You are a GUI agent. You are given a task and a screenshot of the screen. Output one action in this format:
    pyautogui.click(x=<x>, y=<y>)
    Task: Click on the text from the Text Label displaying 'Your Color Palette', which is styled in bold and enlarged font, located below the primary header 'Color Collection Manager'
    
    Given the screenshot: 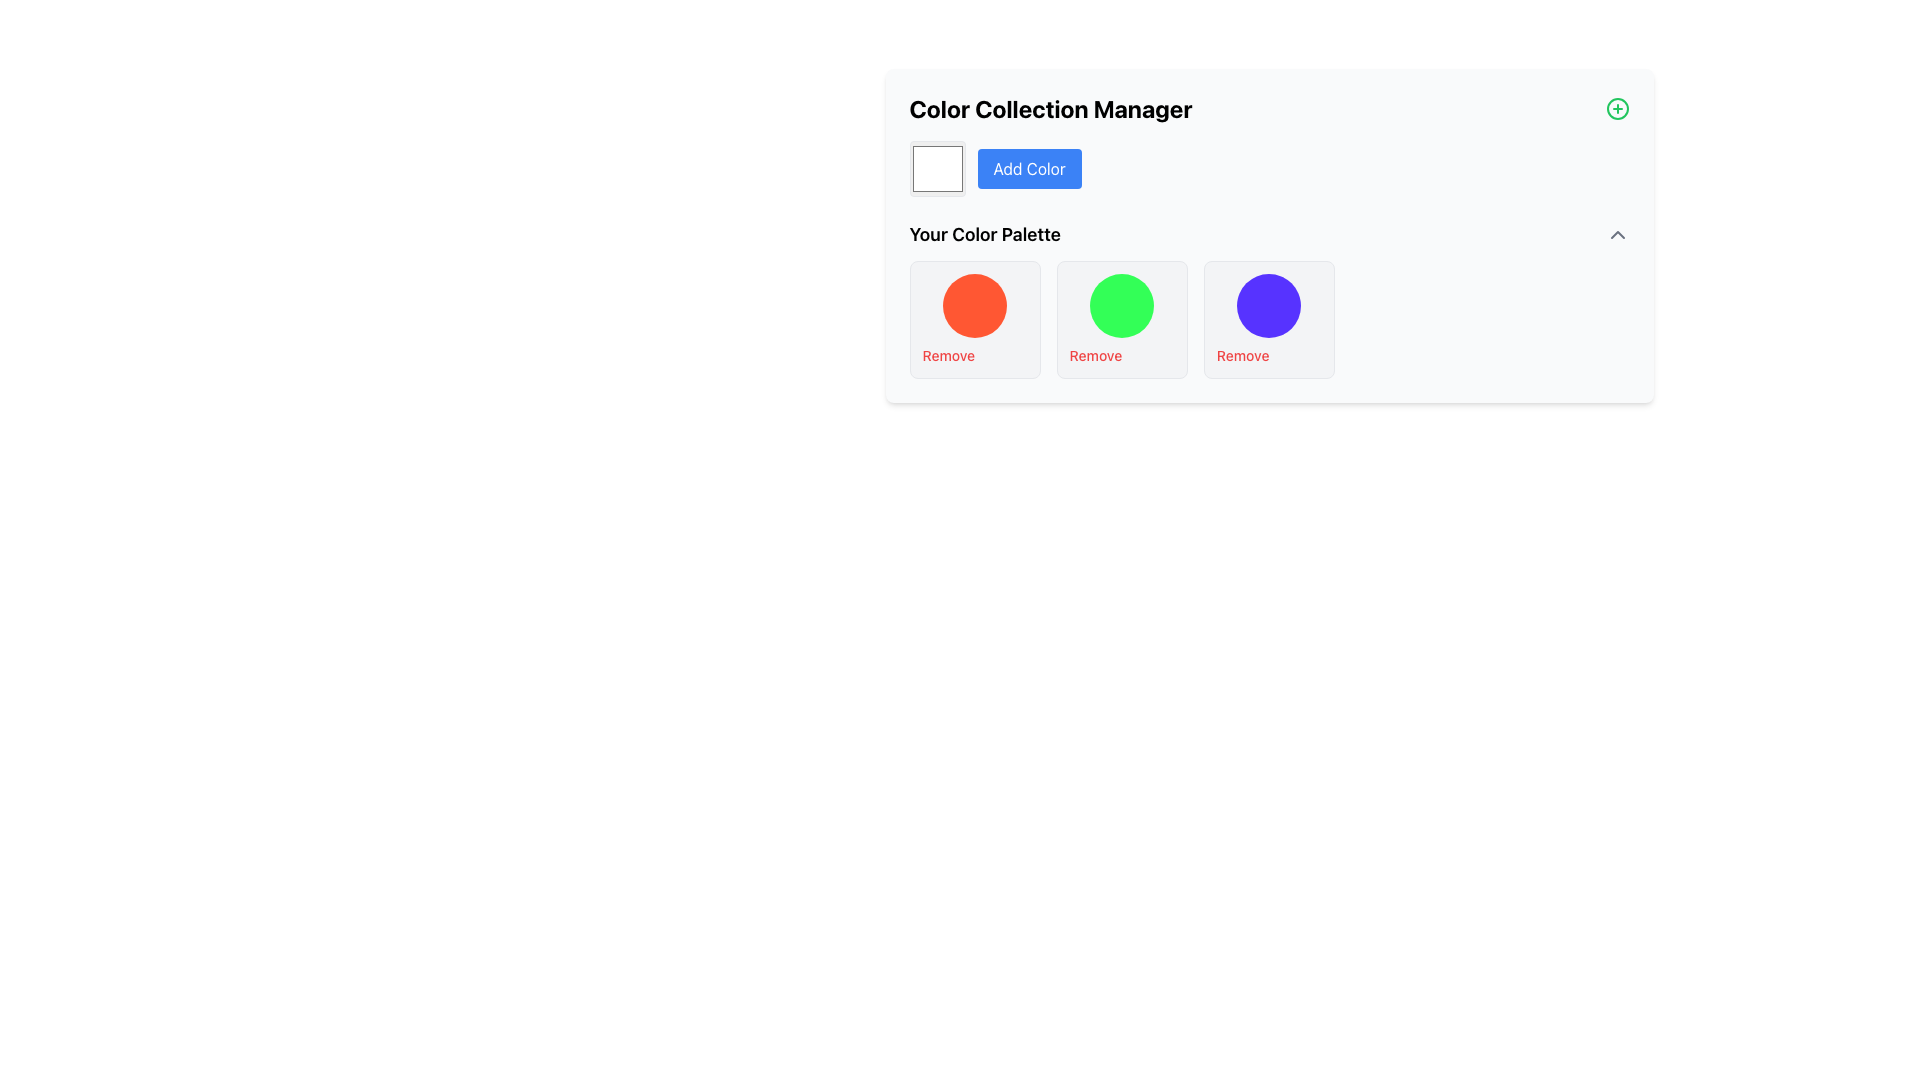 What is the action you would take?
    pyautogui.click(x=985, y=234)
    